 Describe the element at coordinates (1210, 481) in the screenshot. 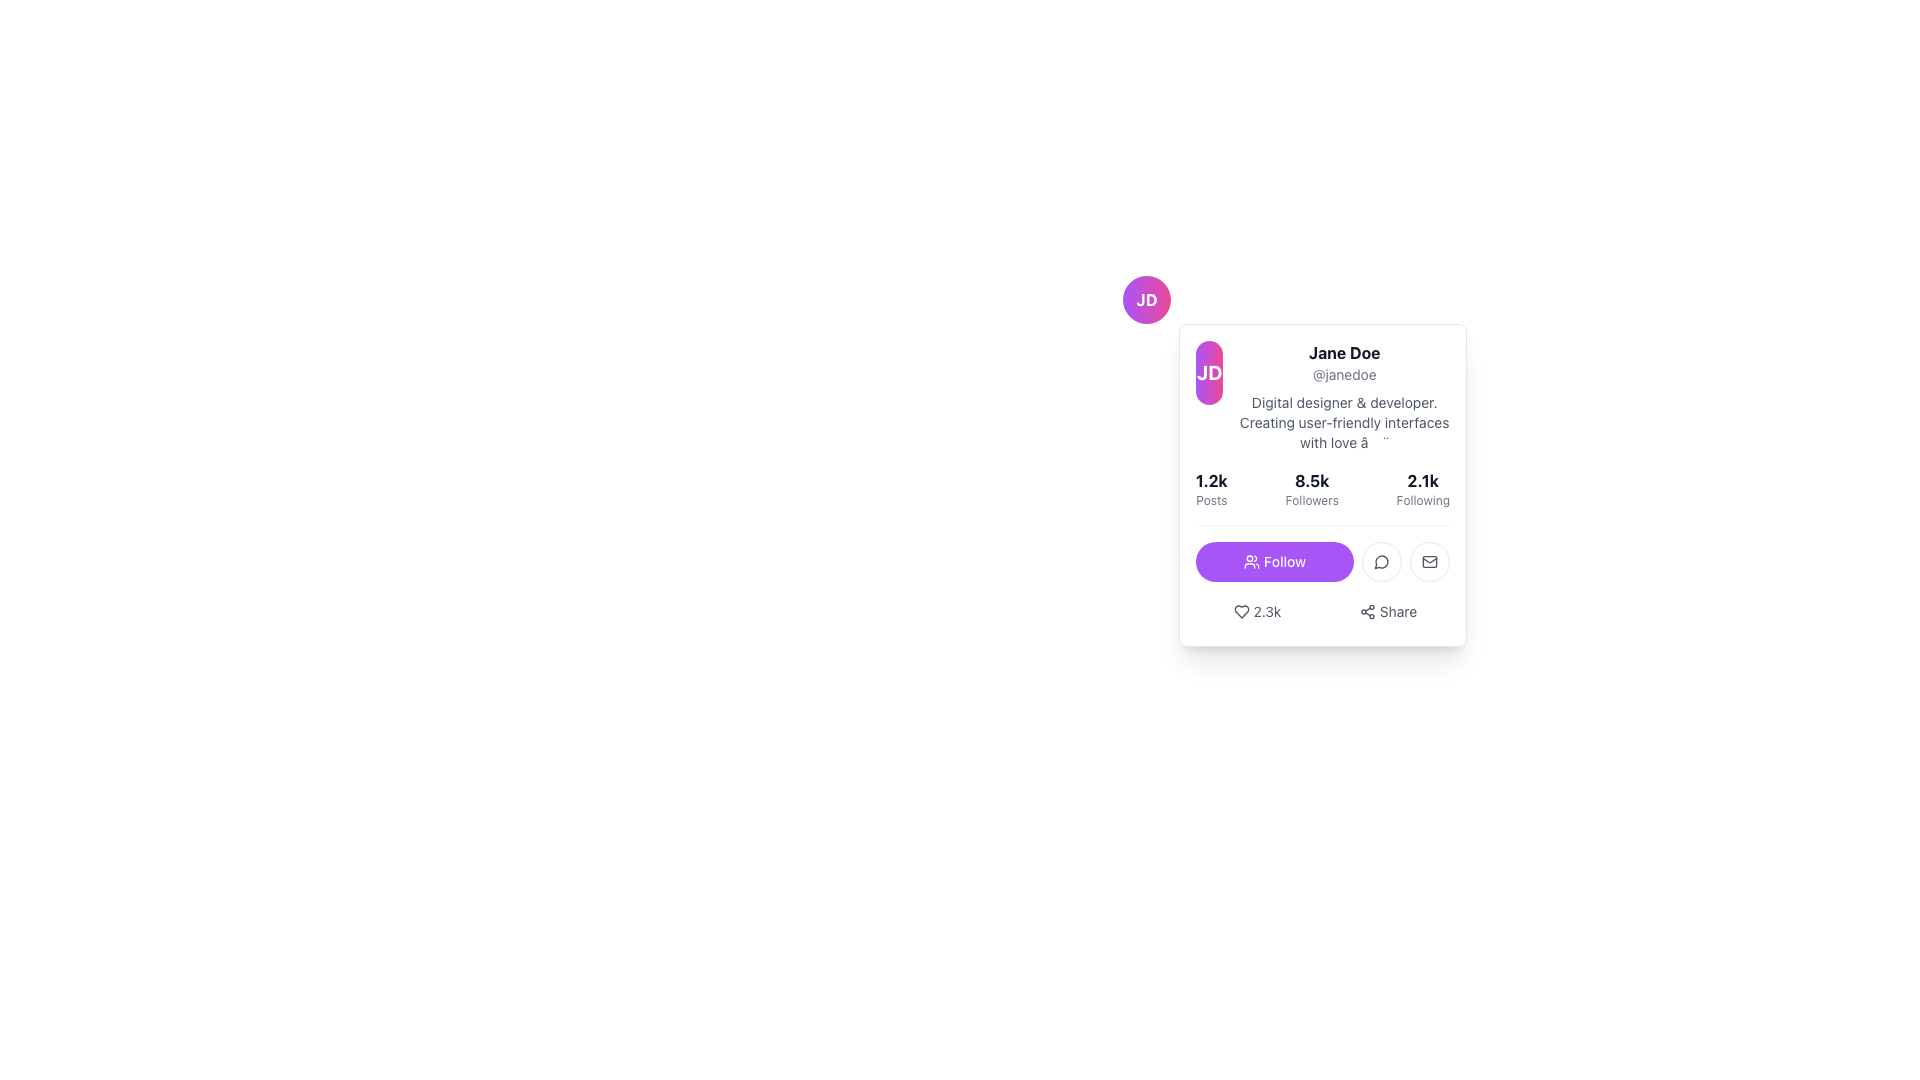

I see `the static text element that displays the count of posts associated with the user, which is positioned above the label 'Posts' in the user statistics panel` at that location.